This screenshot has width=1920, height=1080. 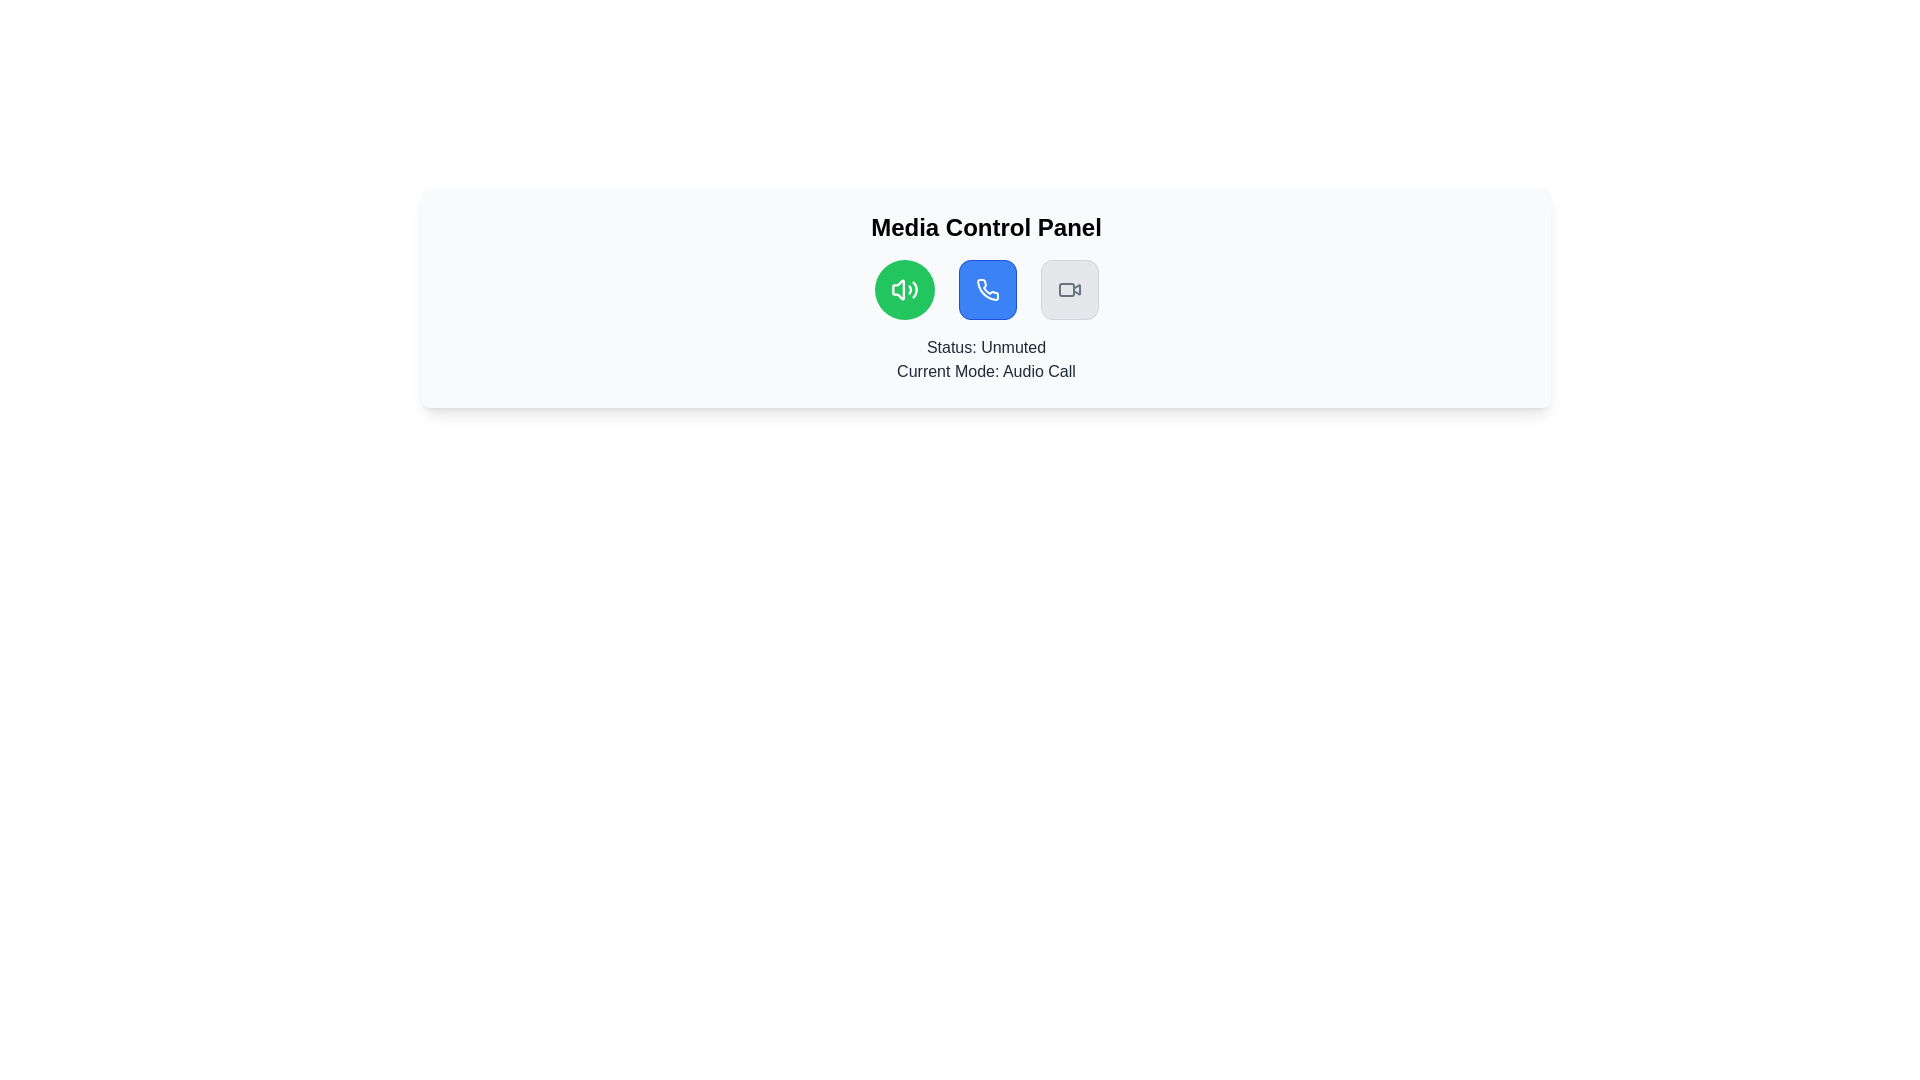 I want to click on the video mode icon located within the third button on the right side of a horizontal set of three buttons, which has rounded corners and a light gray background, so click(x=1068, y=289).